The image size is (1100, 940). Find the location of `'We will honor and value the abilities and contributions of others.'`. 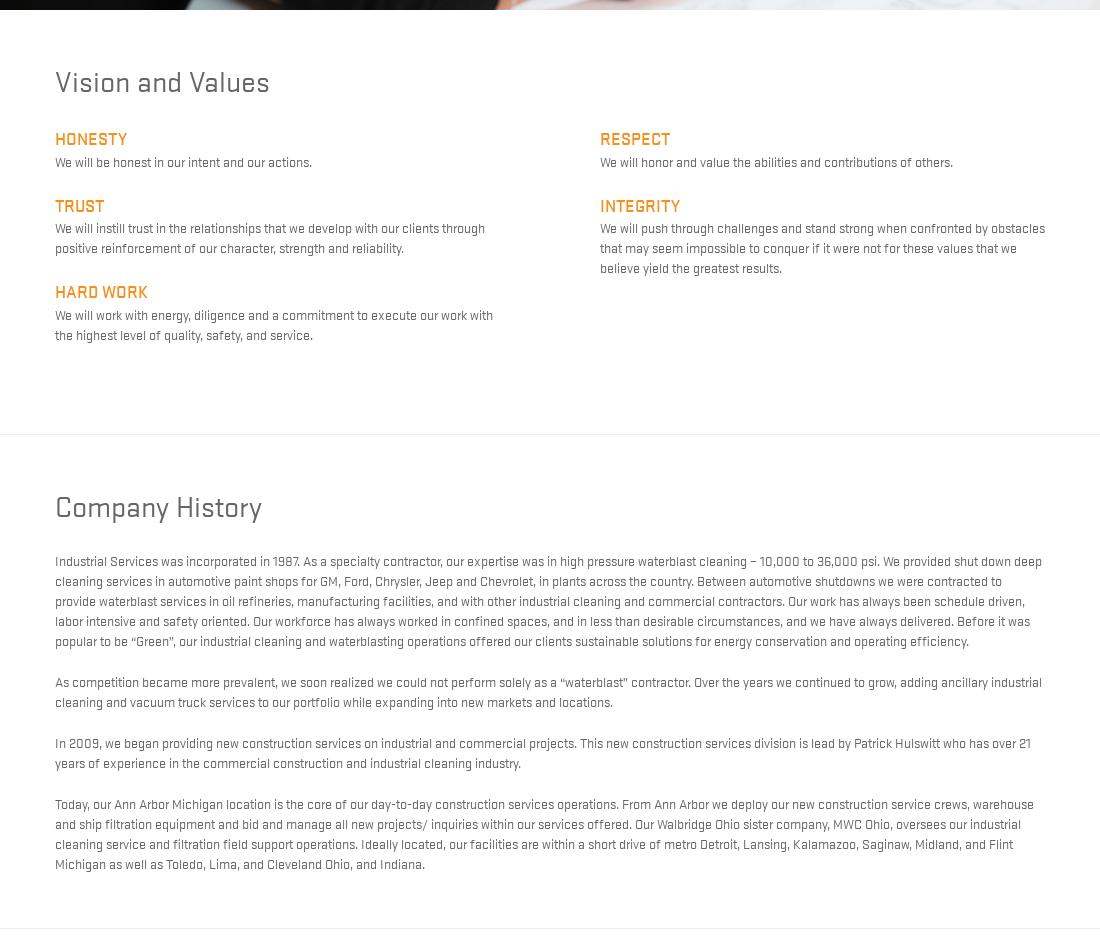

'We will honor and value the abilities and contributions of others.' is located at coordinates (775, 159).